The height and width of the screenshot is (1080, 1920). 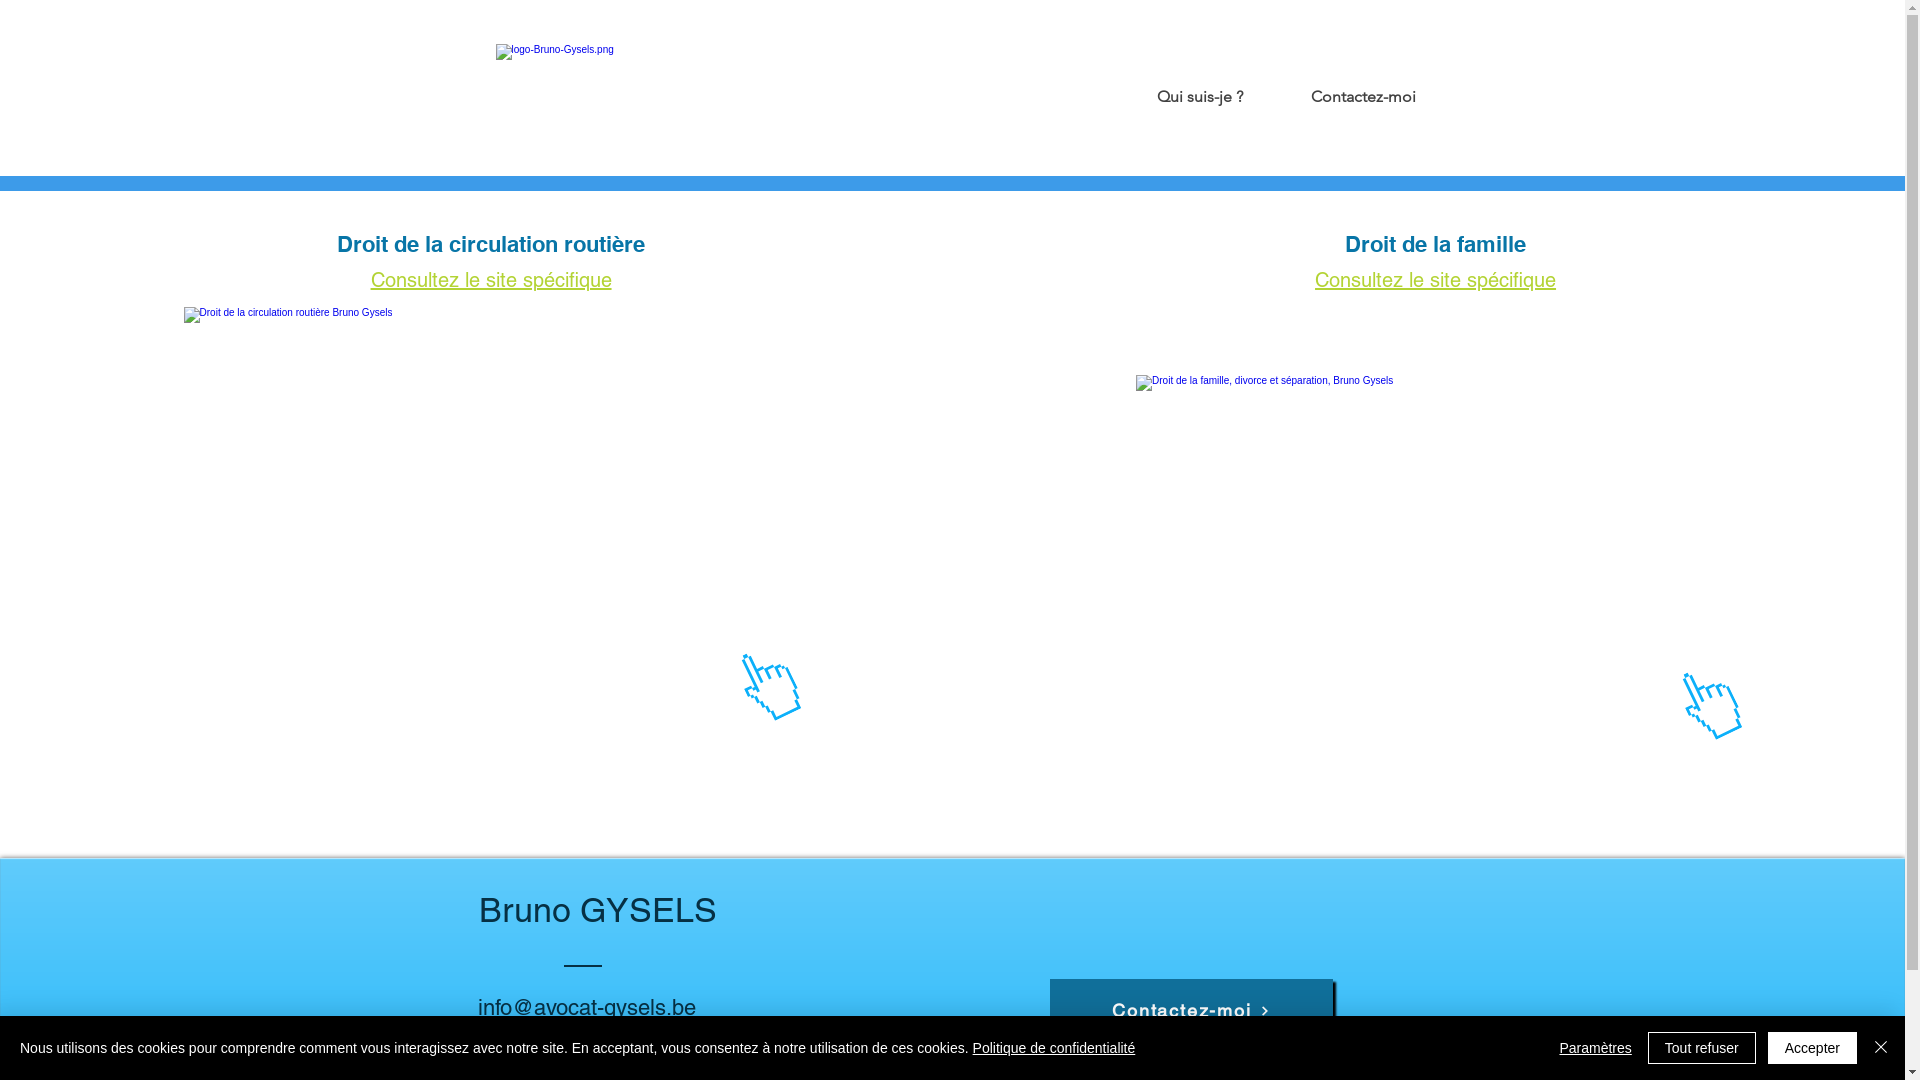 I want to click on '0485 24 20 24', so click(x=547, y=1036).